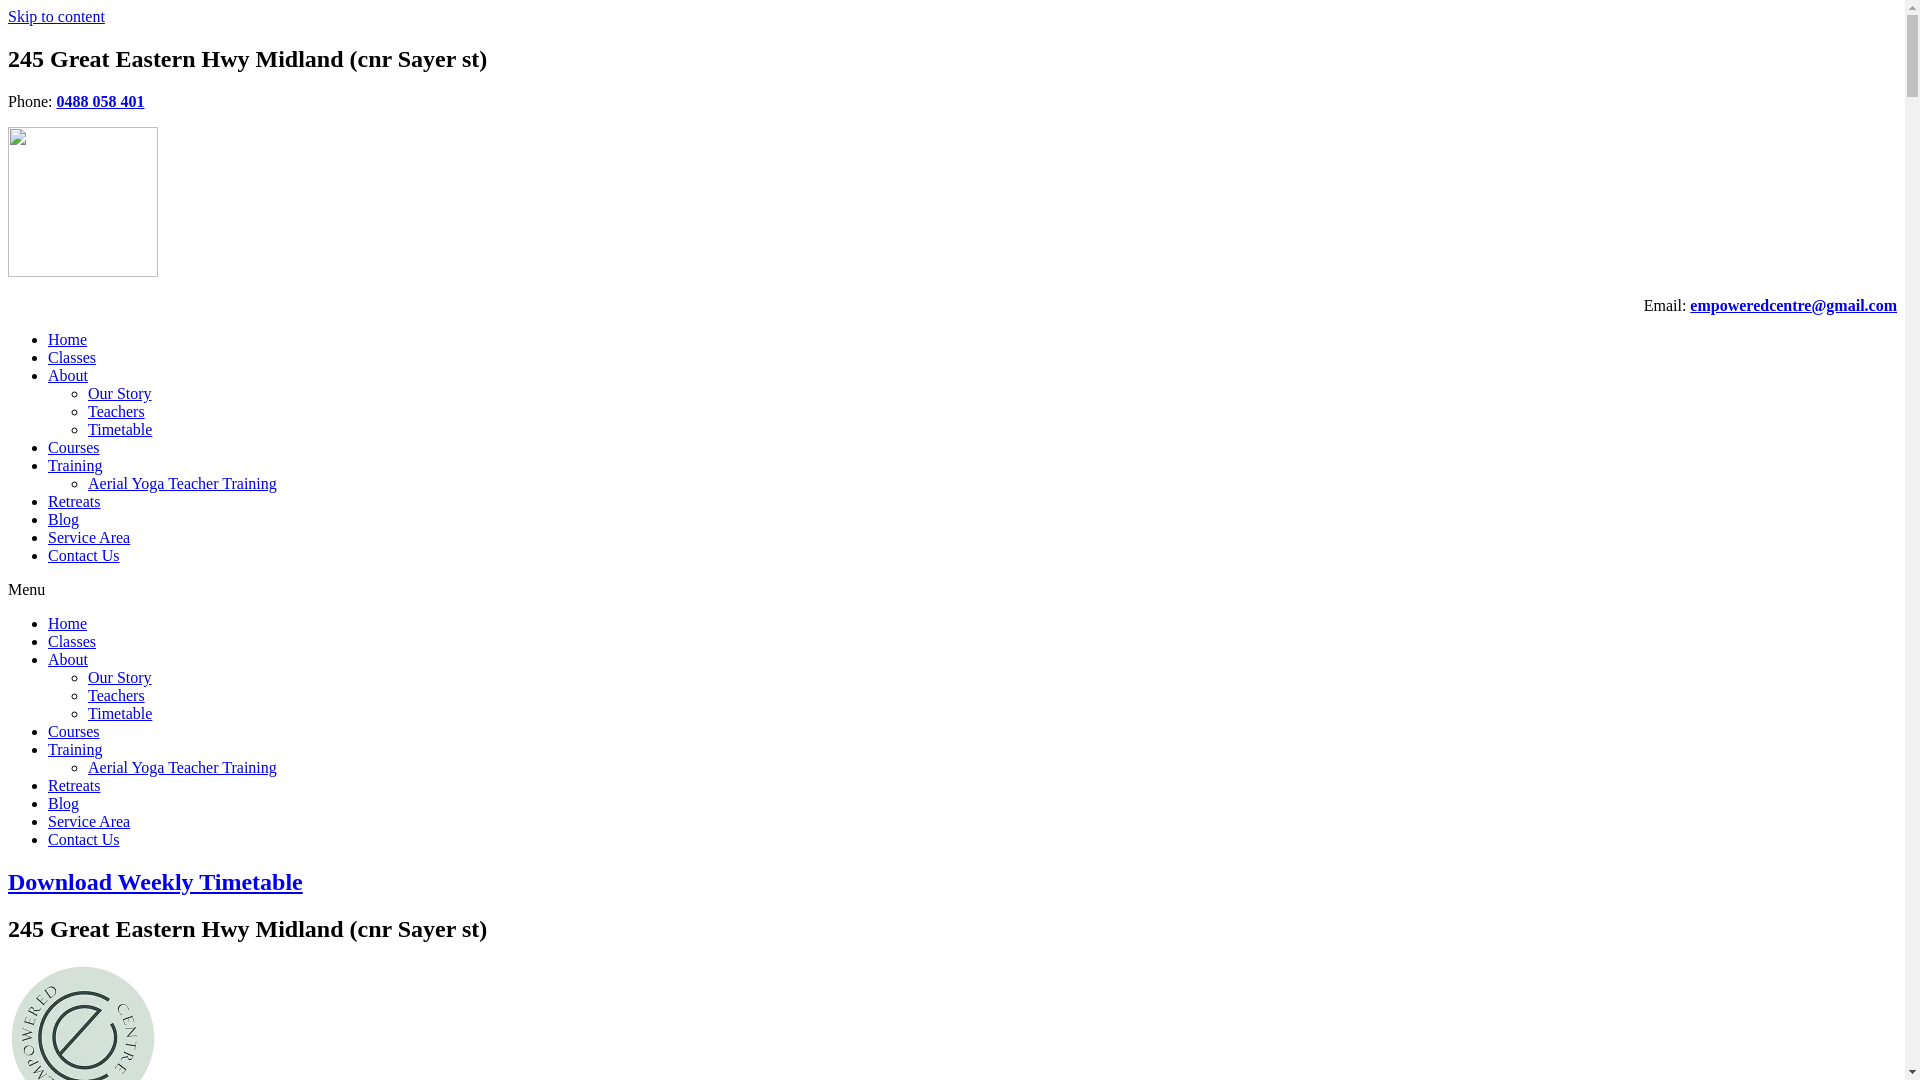  Describe the element at coordinates (67, 338) in the screenshot. I see `'Home'` at that location.